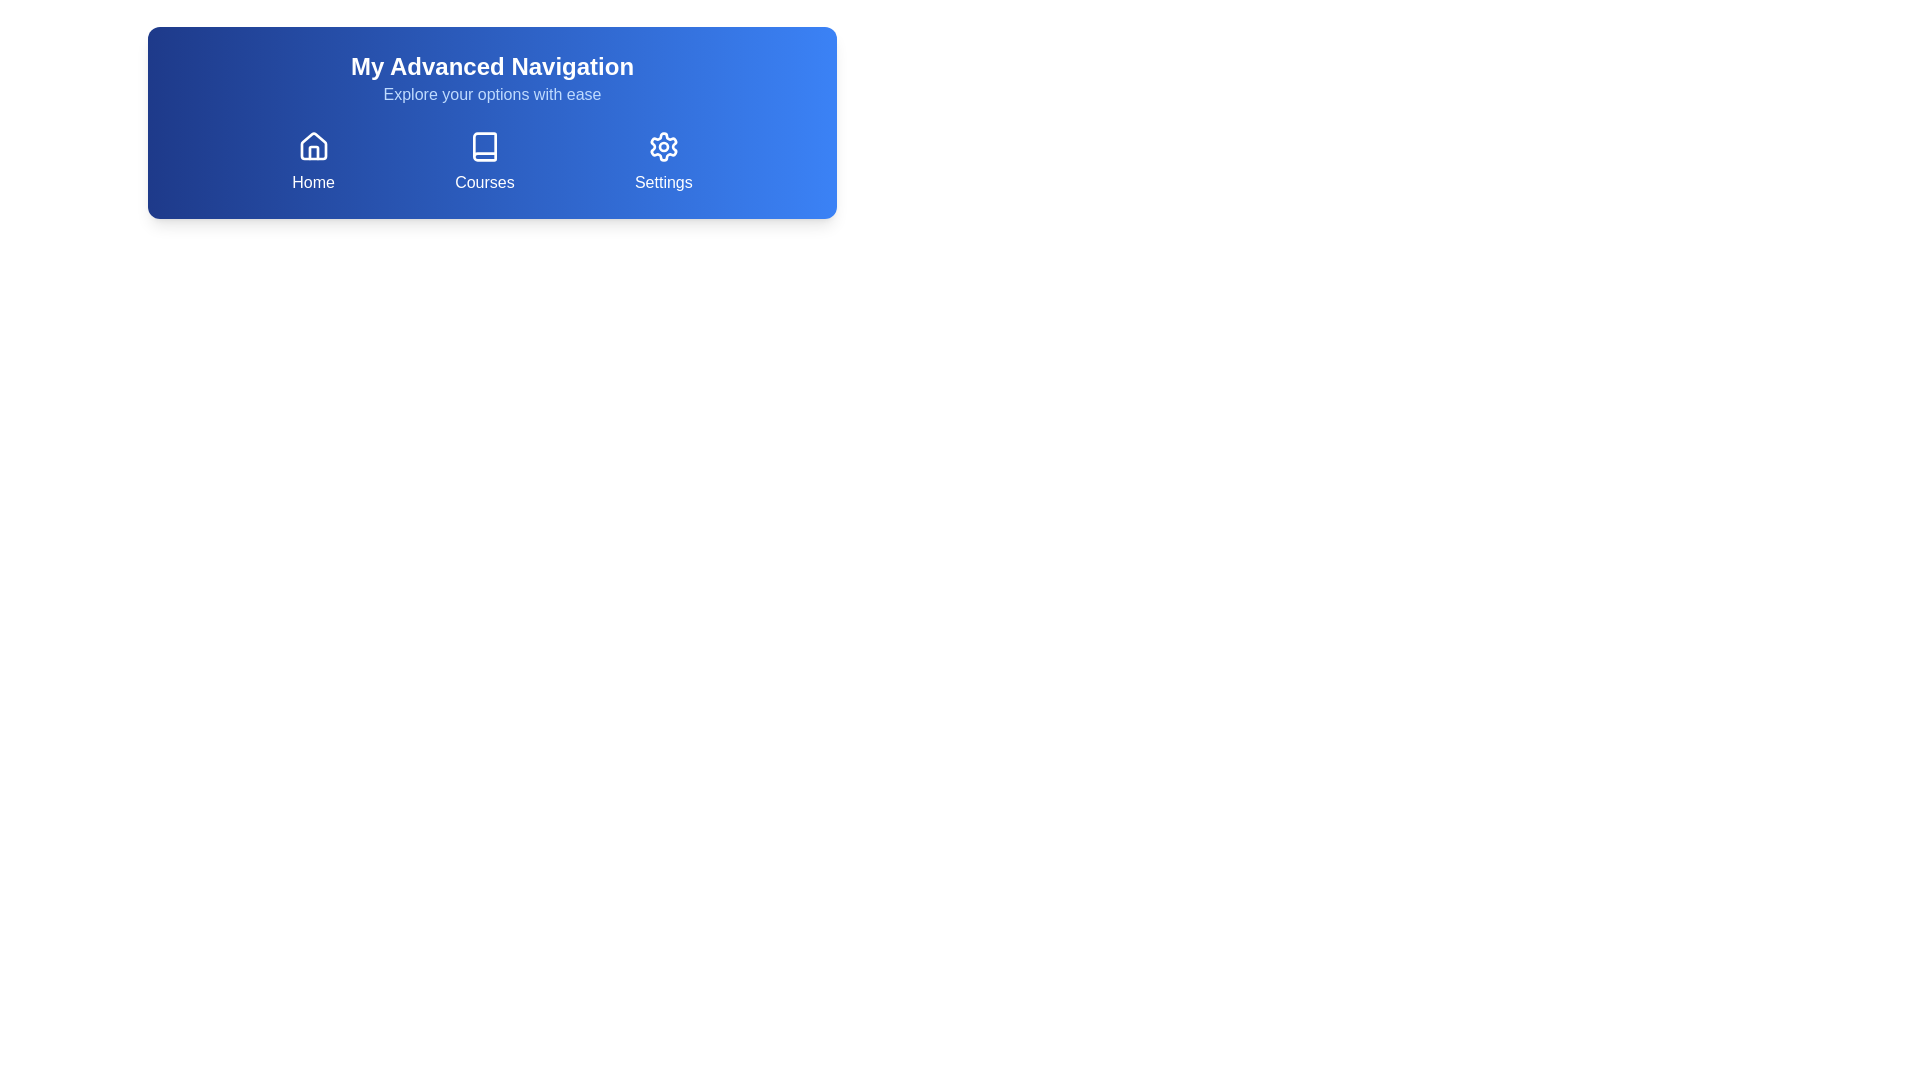 The image size is (1920, 1080). Describe the element at coordinates (312, 145) in the screenshot. I see `the house-shaped icon with a white outline on a blue gradient background, labeled 'Home'` at that location.